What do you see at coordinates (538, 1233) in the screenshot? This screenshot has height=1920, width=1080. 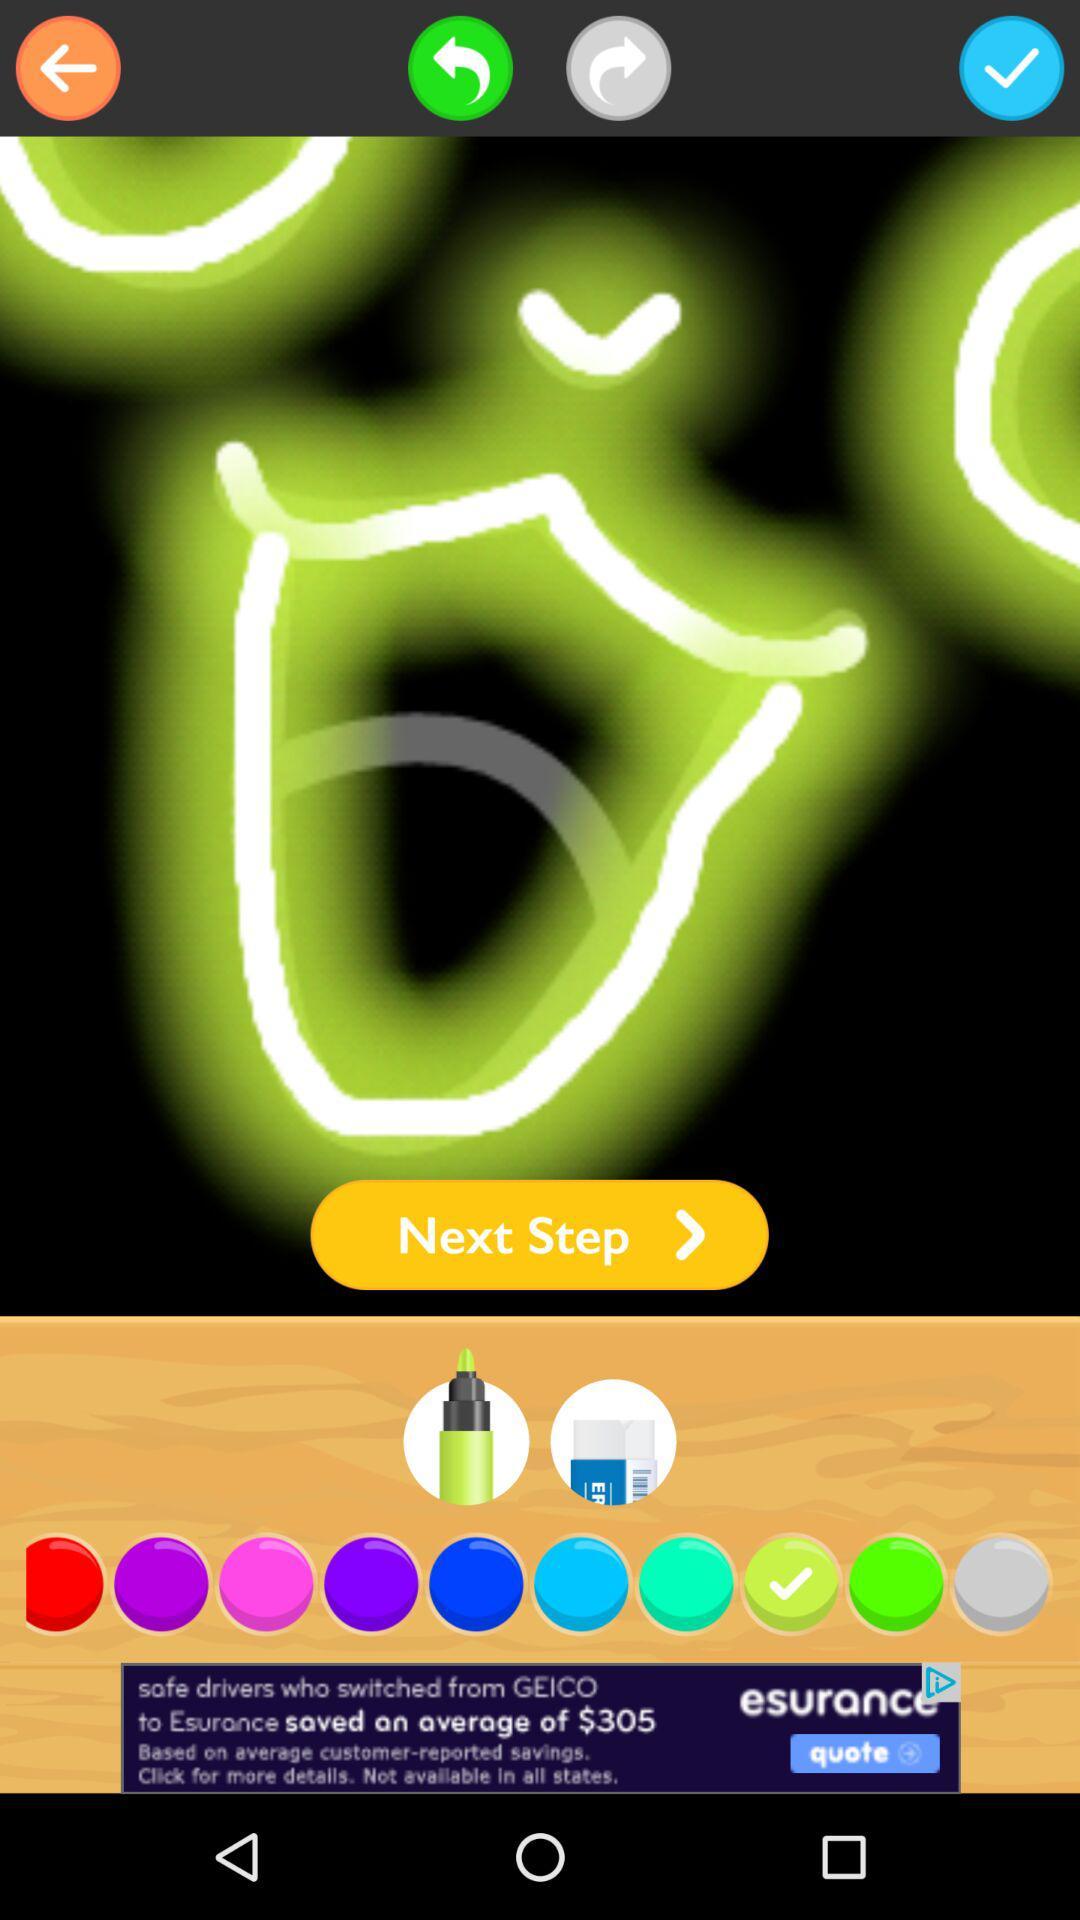 I see `next step icon` at bounding box center [538, 1233].